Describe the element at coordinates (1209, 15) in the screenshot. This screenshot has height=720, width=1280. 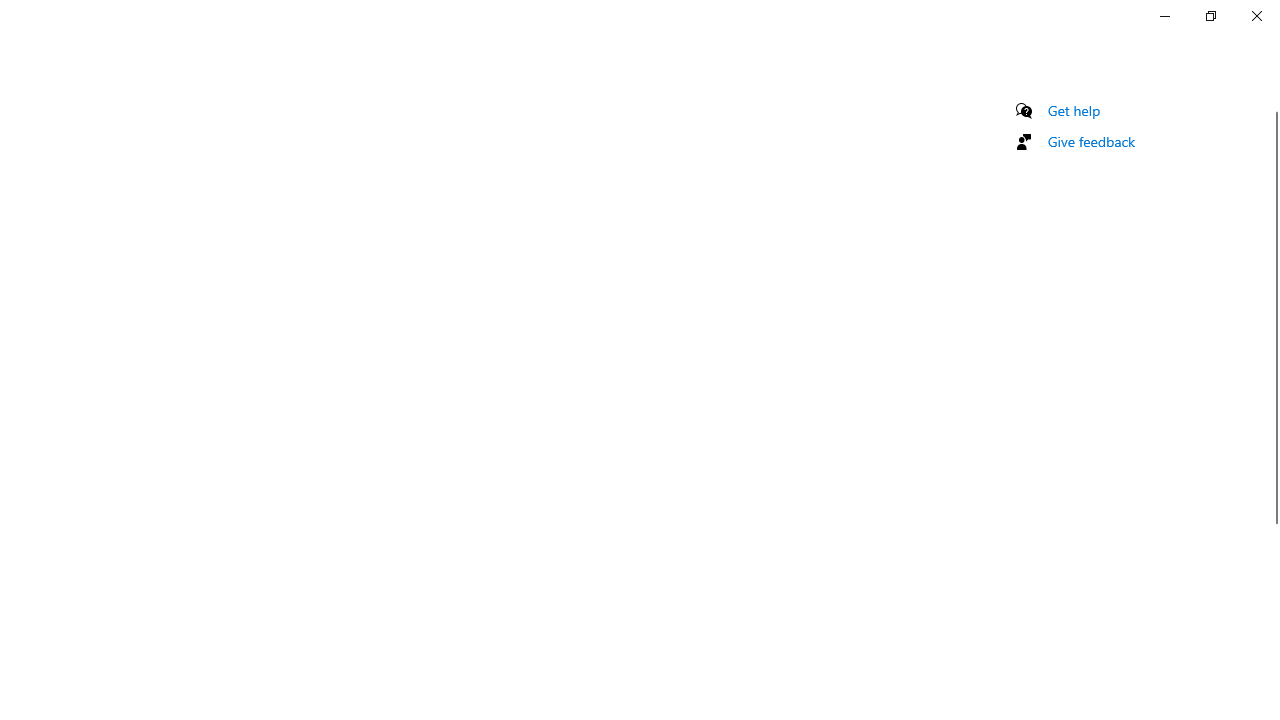
I see `'Restore Settings'` at that location.